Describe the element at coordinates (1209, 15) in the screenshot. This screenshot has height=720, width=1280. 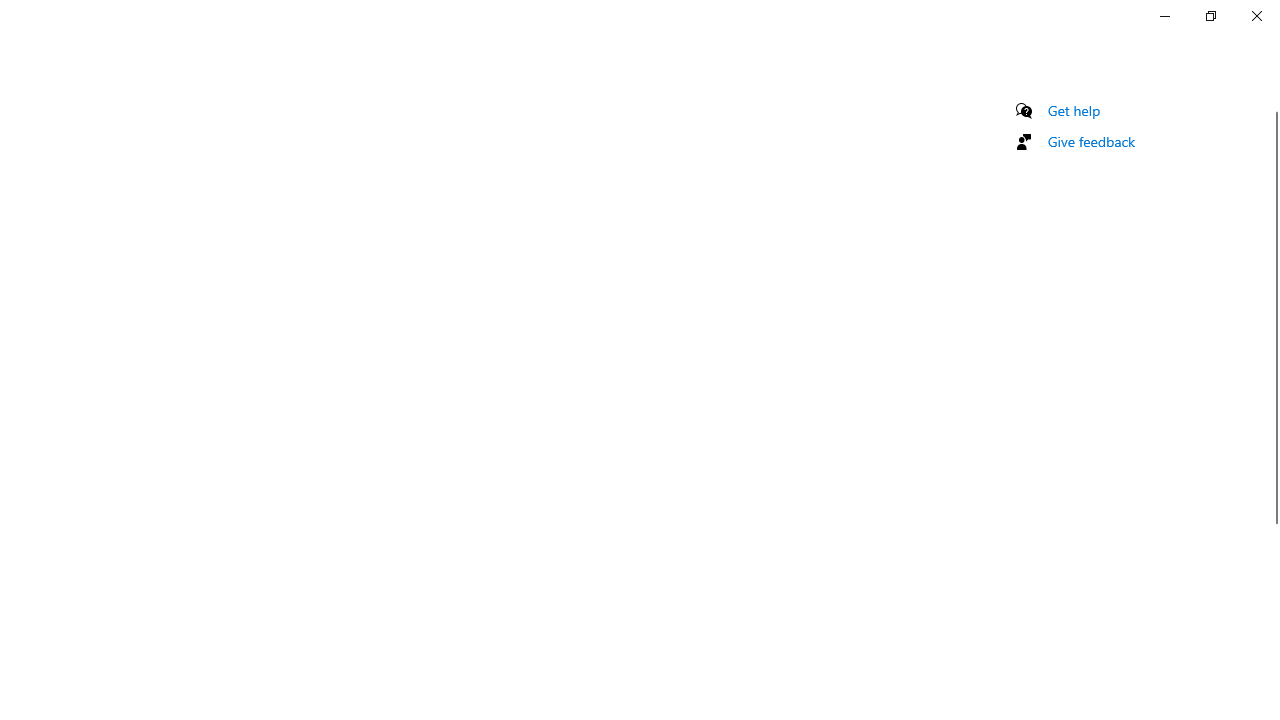
I see `'Restore Settings'` at that location.